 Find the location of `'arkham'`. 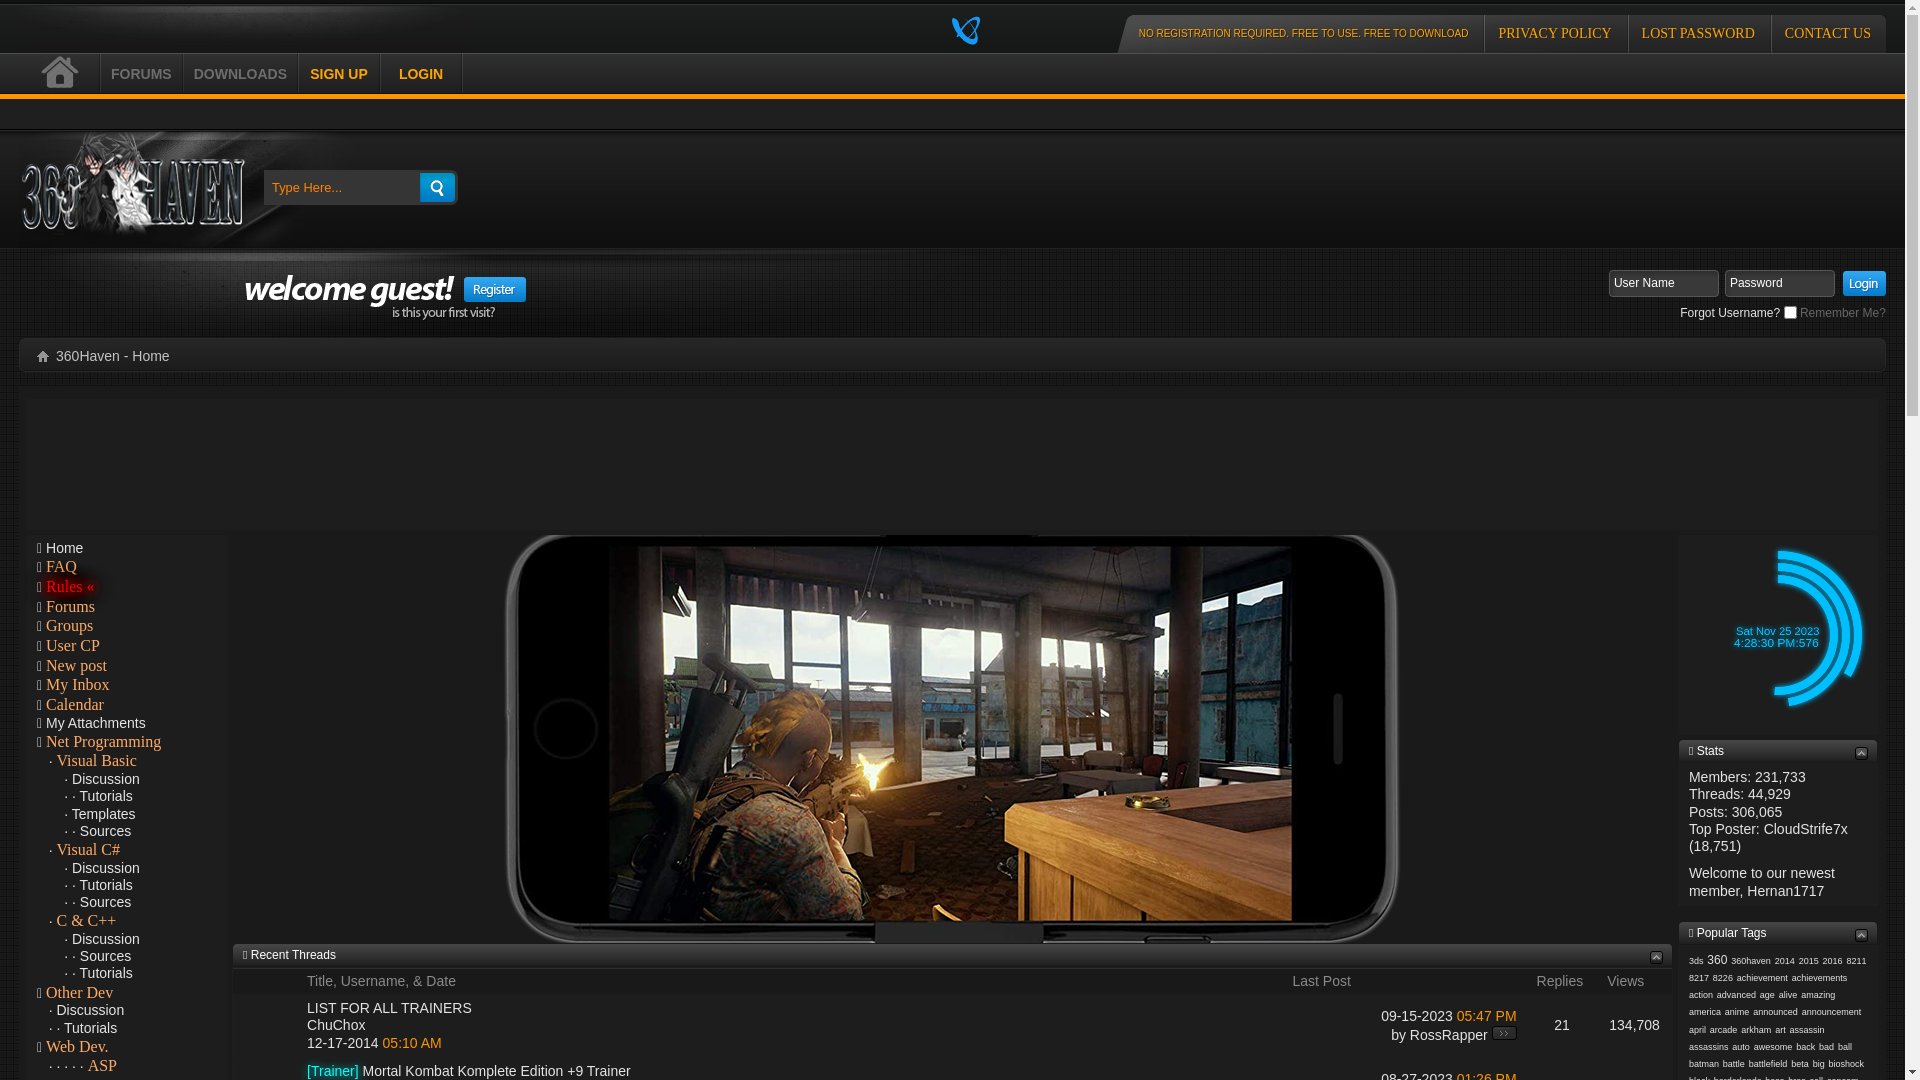

'arkham' is located at coordinates (1755, 1029).